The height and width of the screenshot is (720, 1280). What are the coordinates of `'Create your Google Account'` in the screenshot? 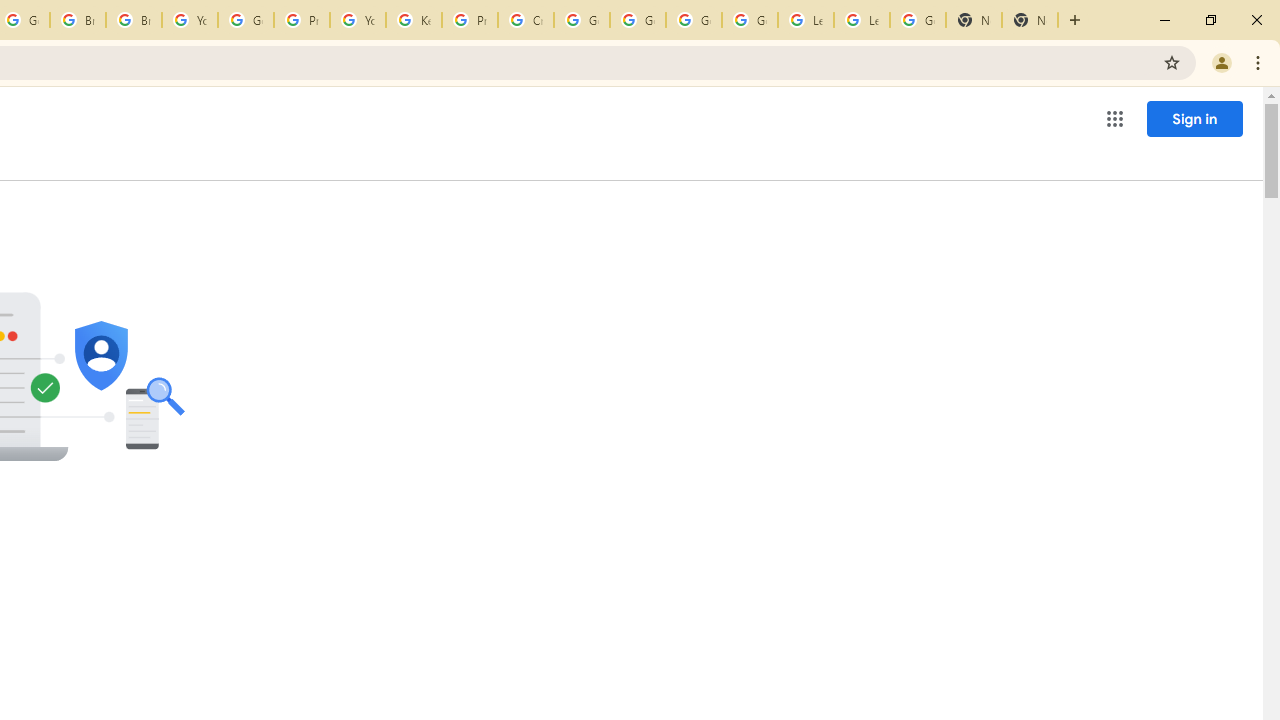 It's located at (526, 20).